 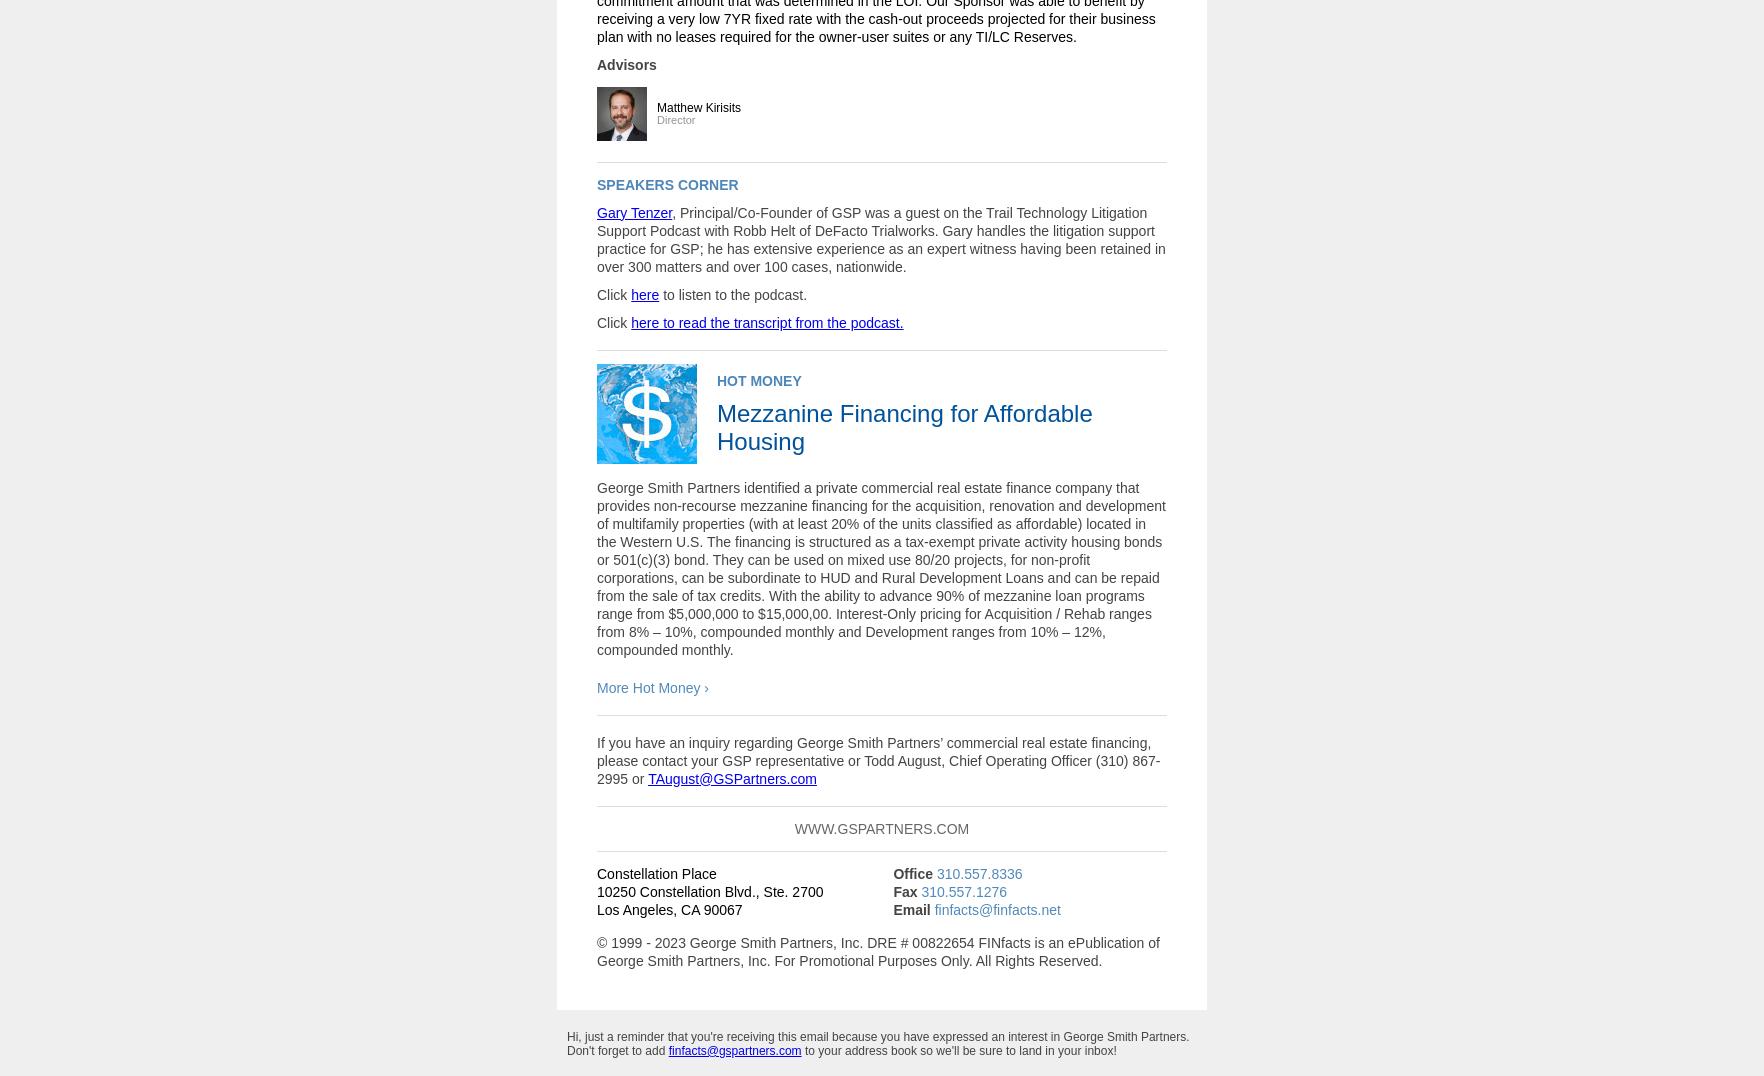 What do you see at coordinates (958, 1049) in the screenshot?
I see `'to your address book so we'll be sure to land in your inbox!'` at bounding box center [958, 1049].